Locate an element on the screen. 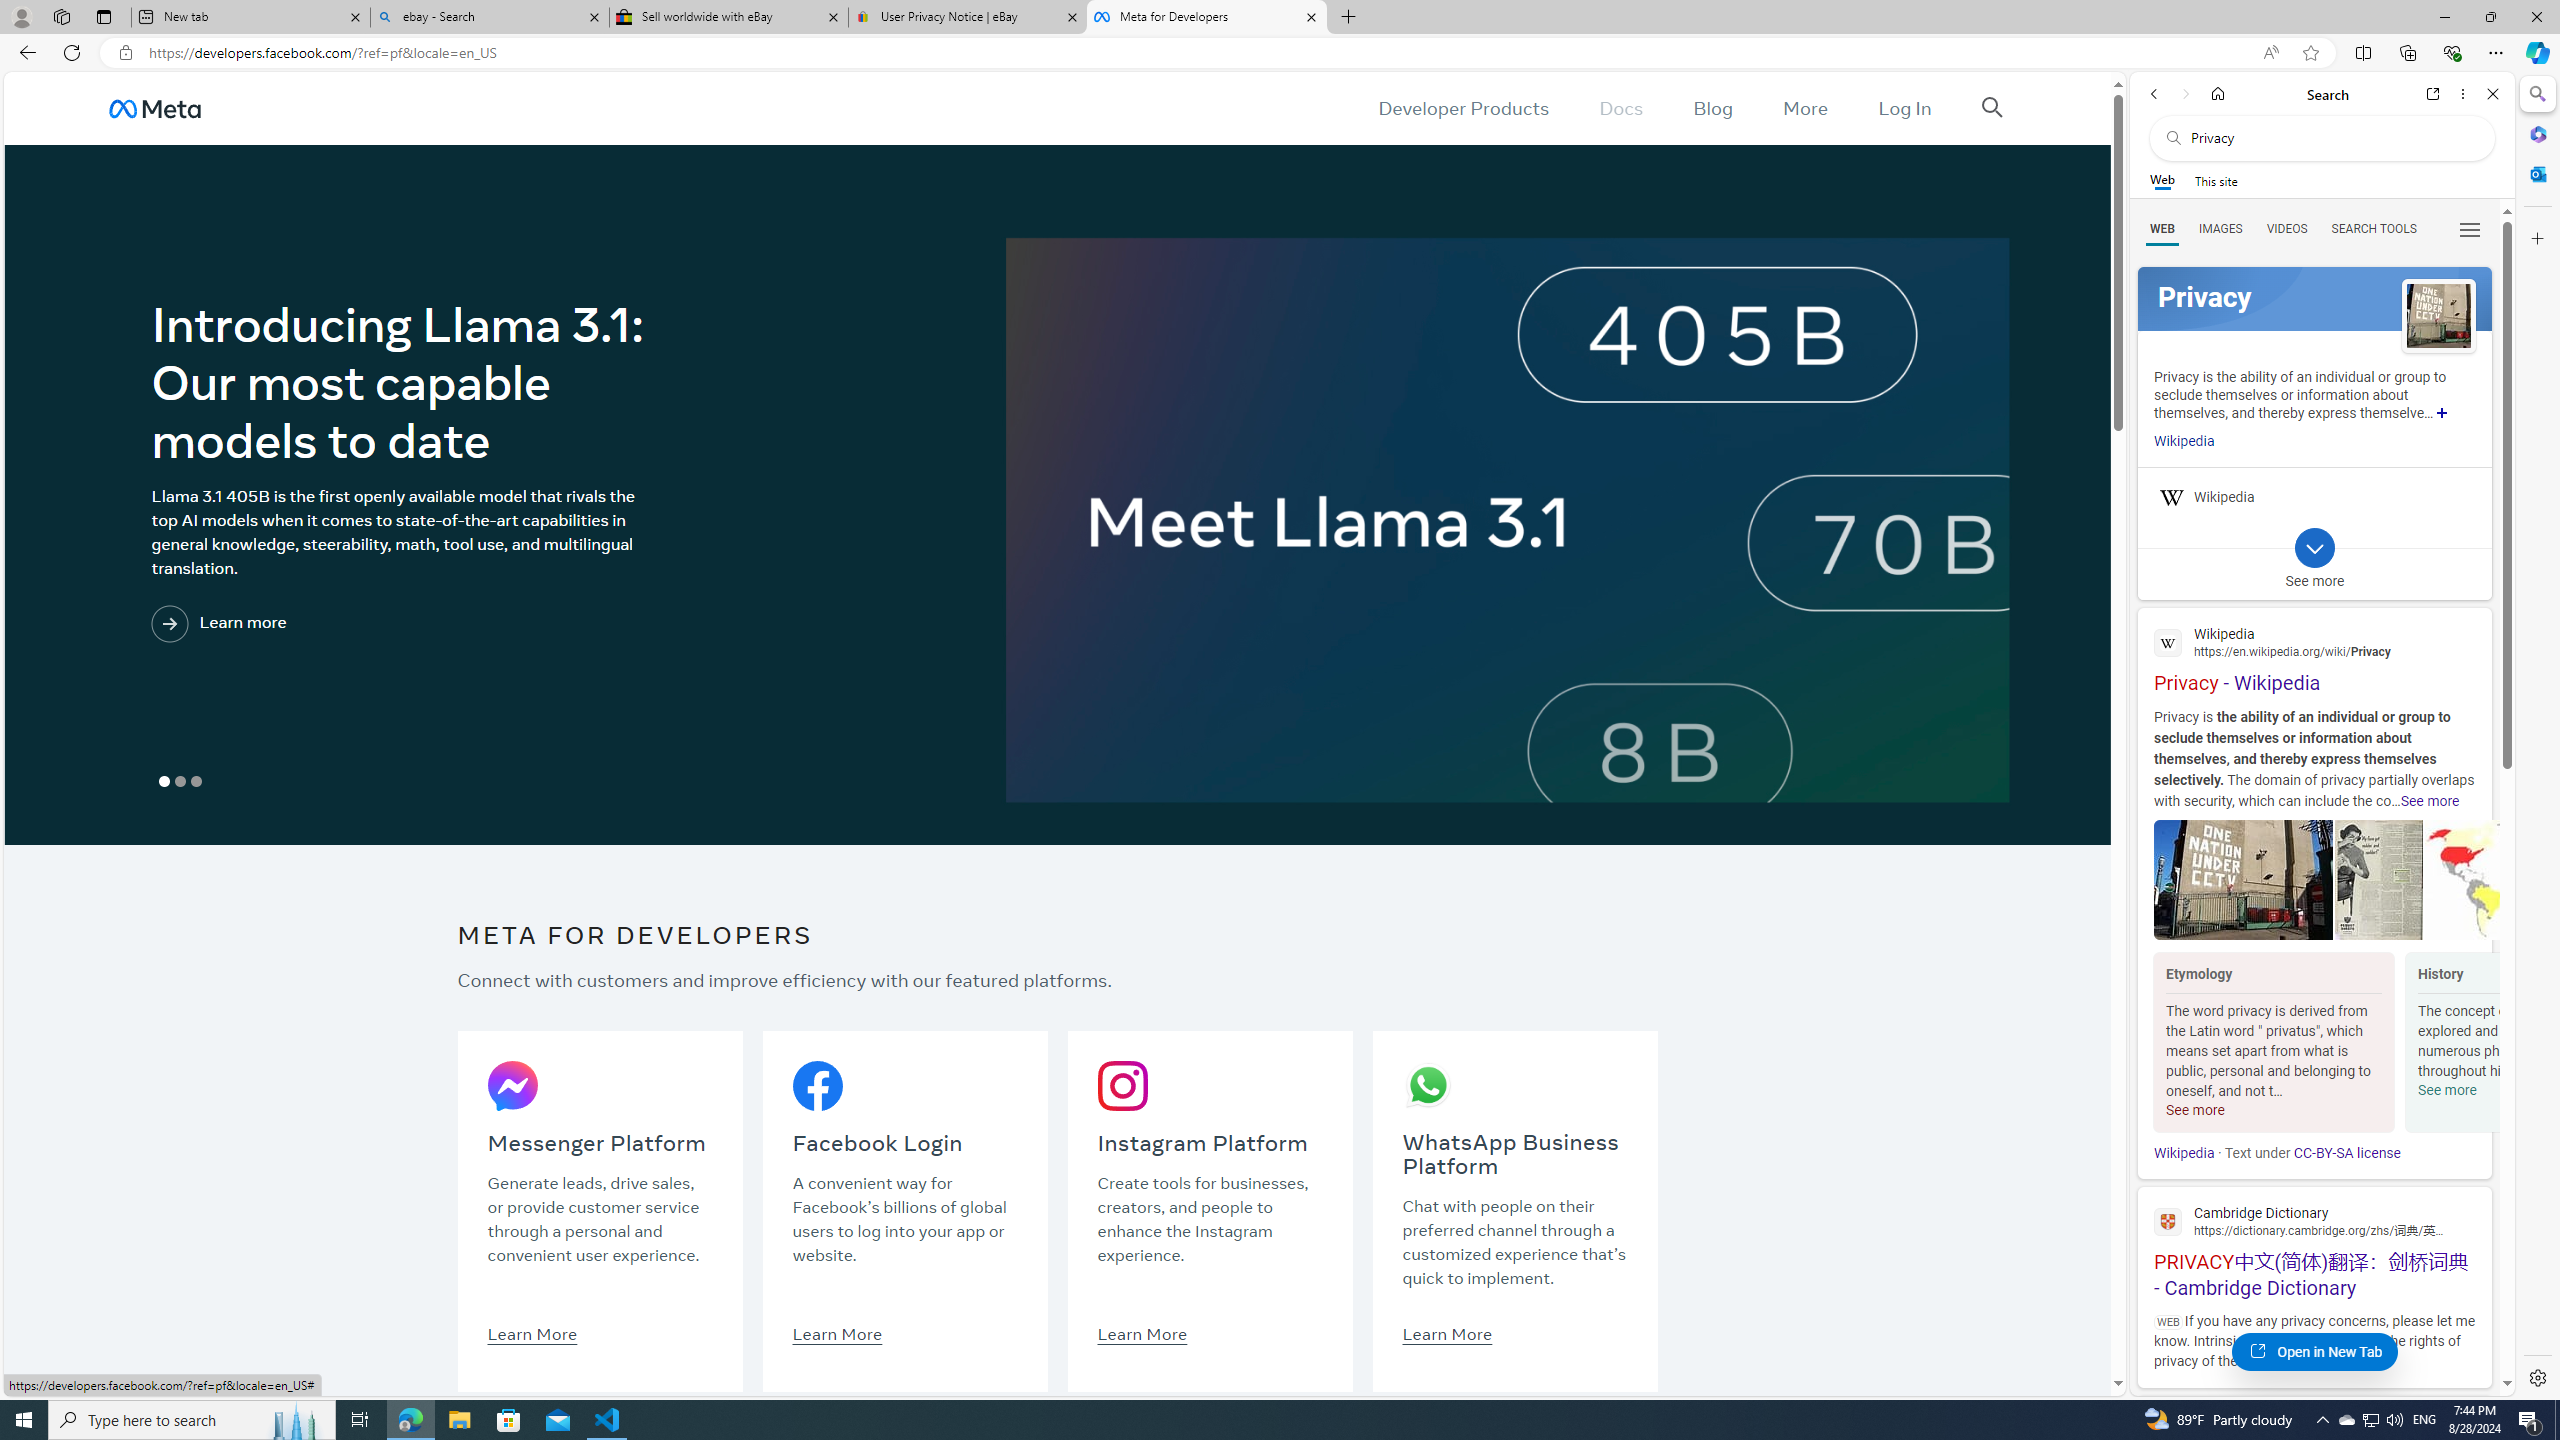  'Web scope' is located at coordinates (2162, 180).